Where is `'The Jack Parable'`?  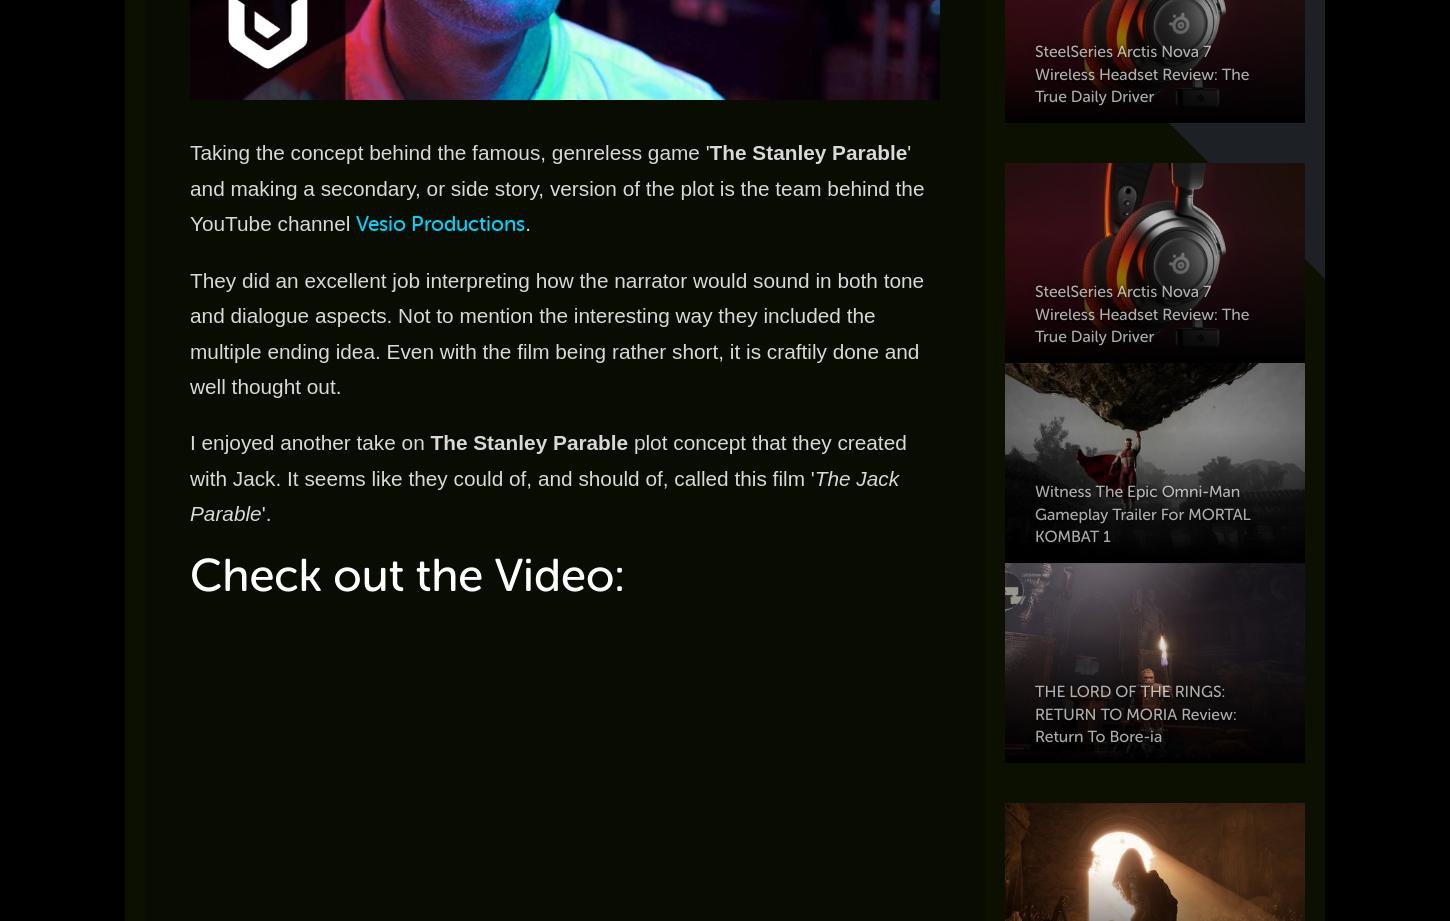 'The Jack Parable' is located at coordinates (188, 494).